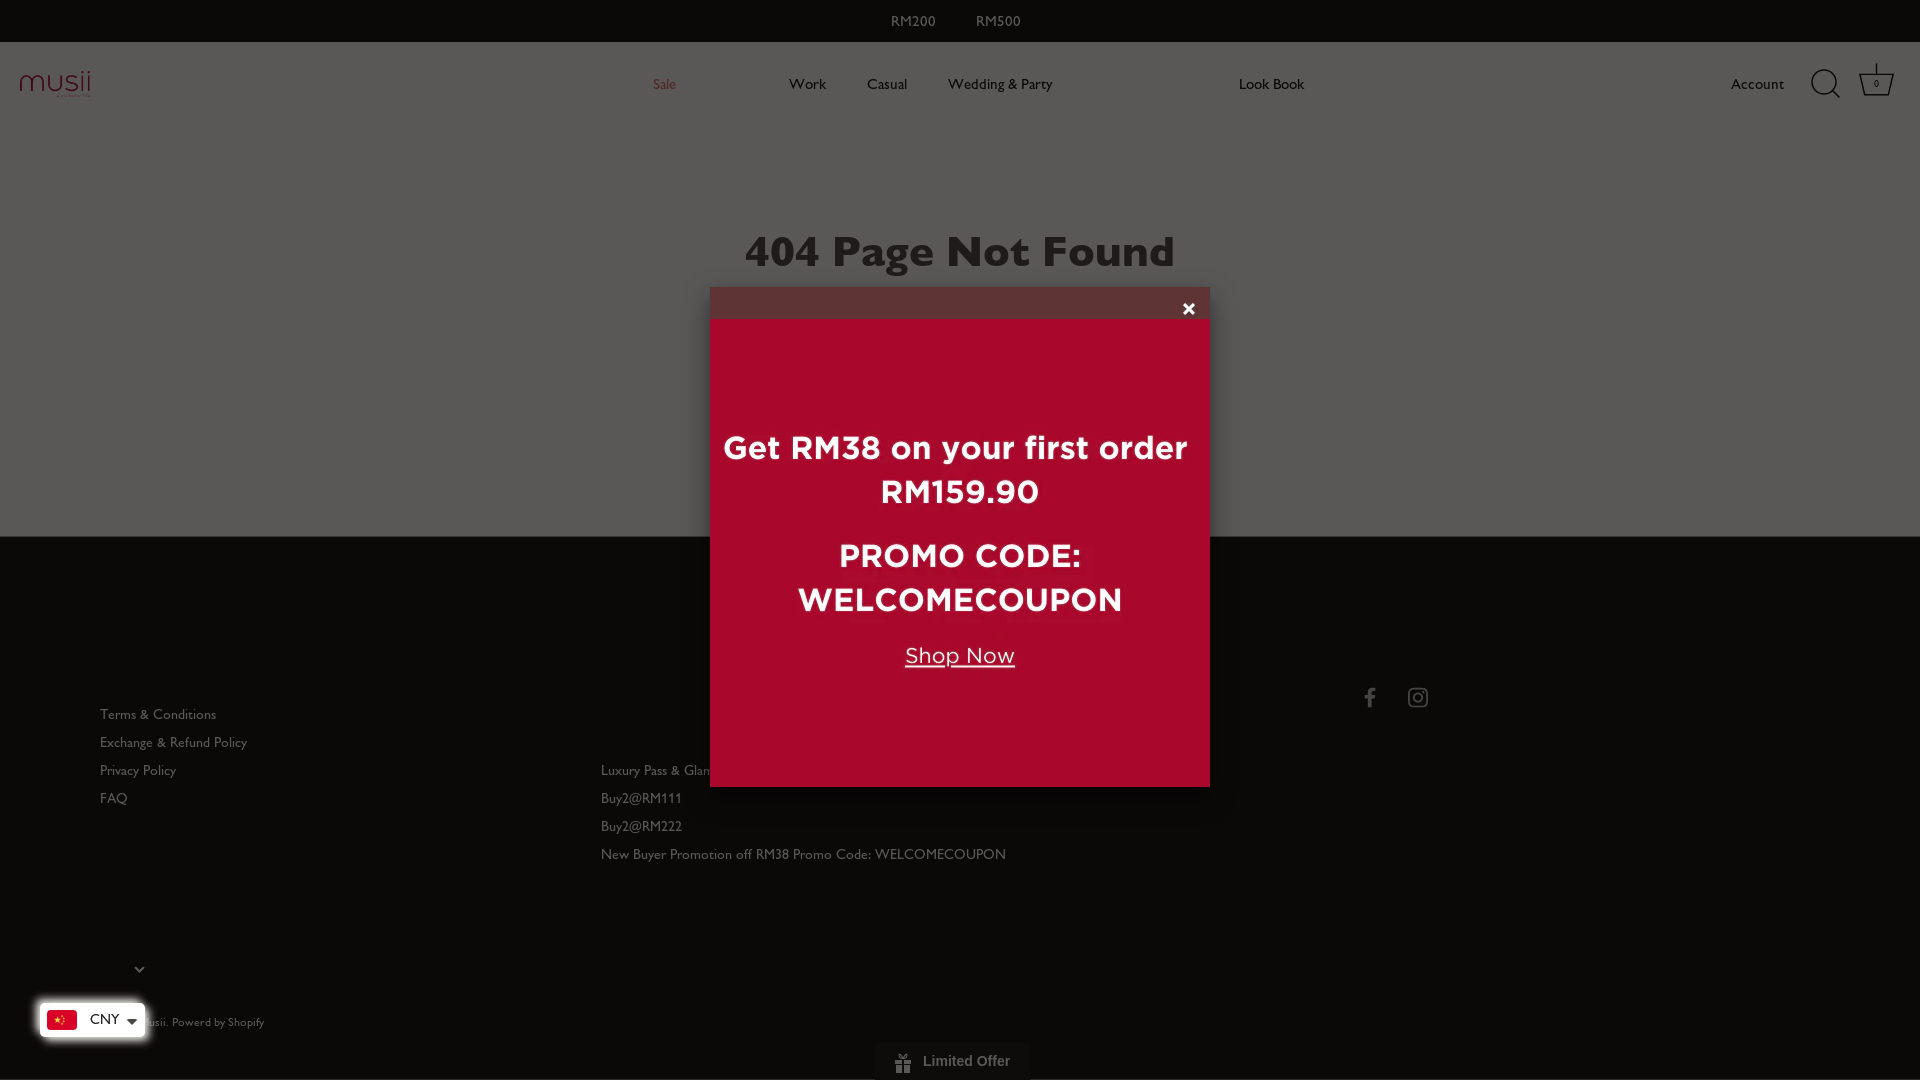  Describe the element at coordinates (1852, 83) in the screenshot. I see `'Cart` at that location.